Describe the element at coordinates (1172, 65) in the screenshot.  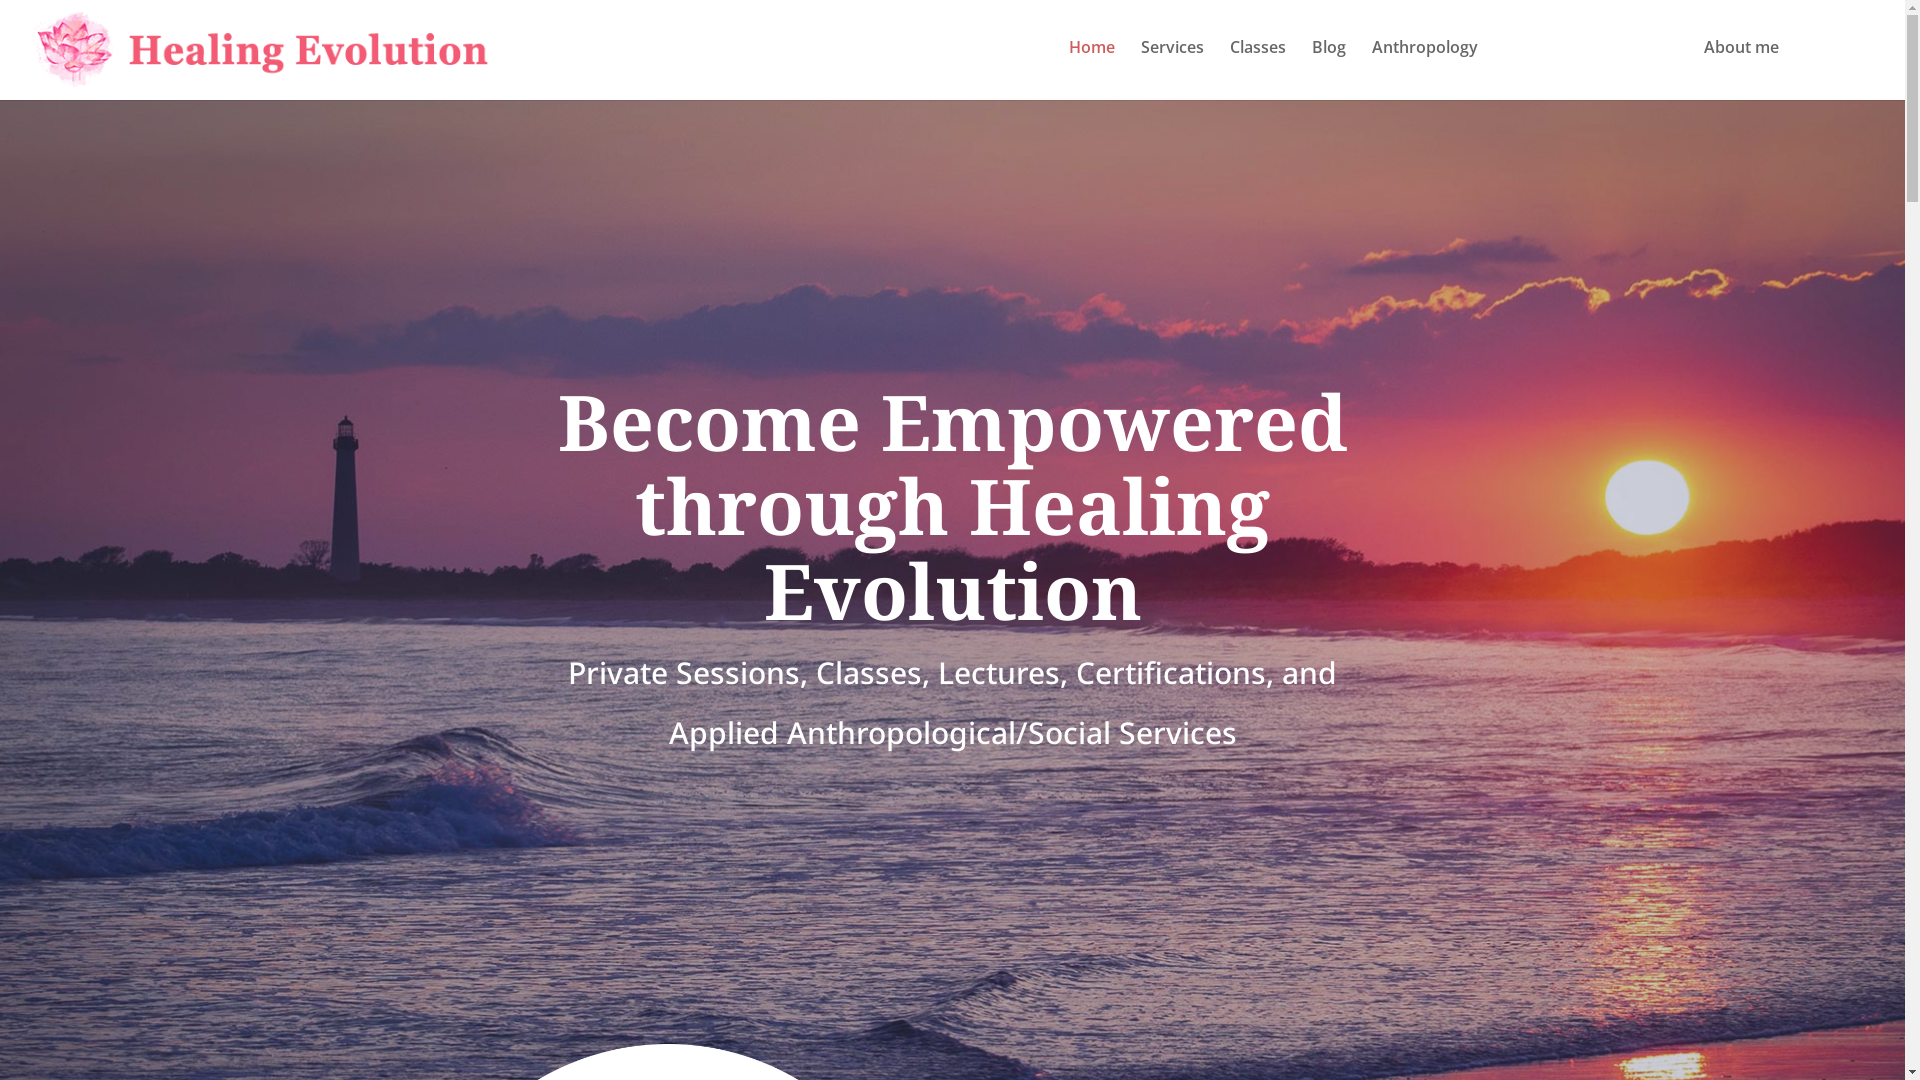
I see `'Services'` at that location.